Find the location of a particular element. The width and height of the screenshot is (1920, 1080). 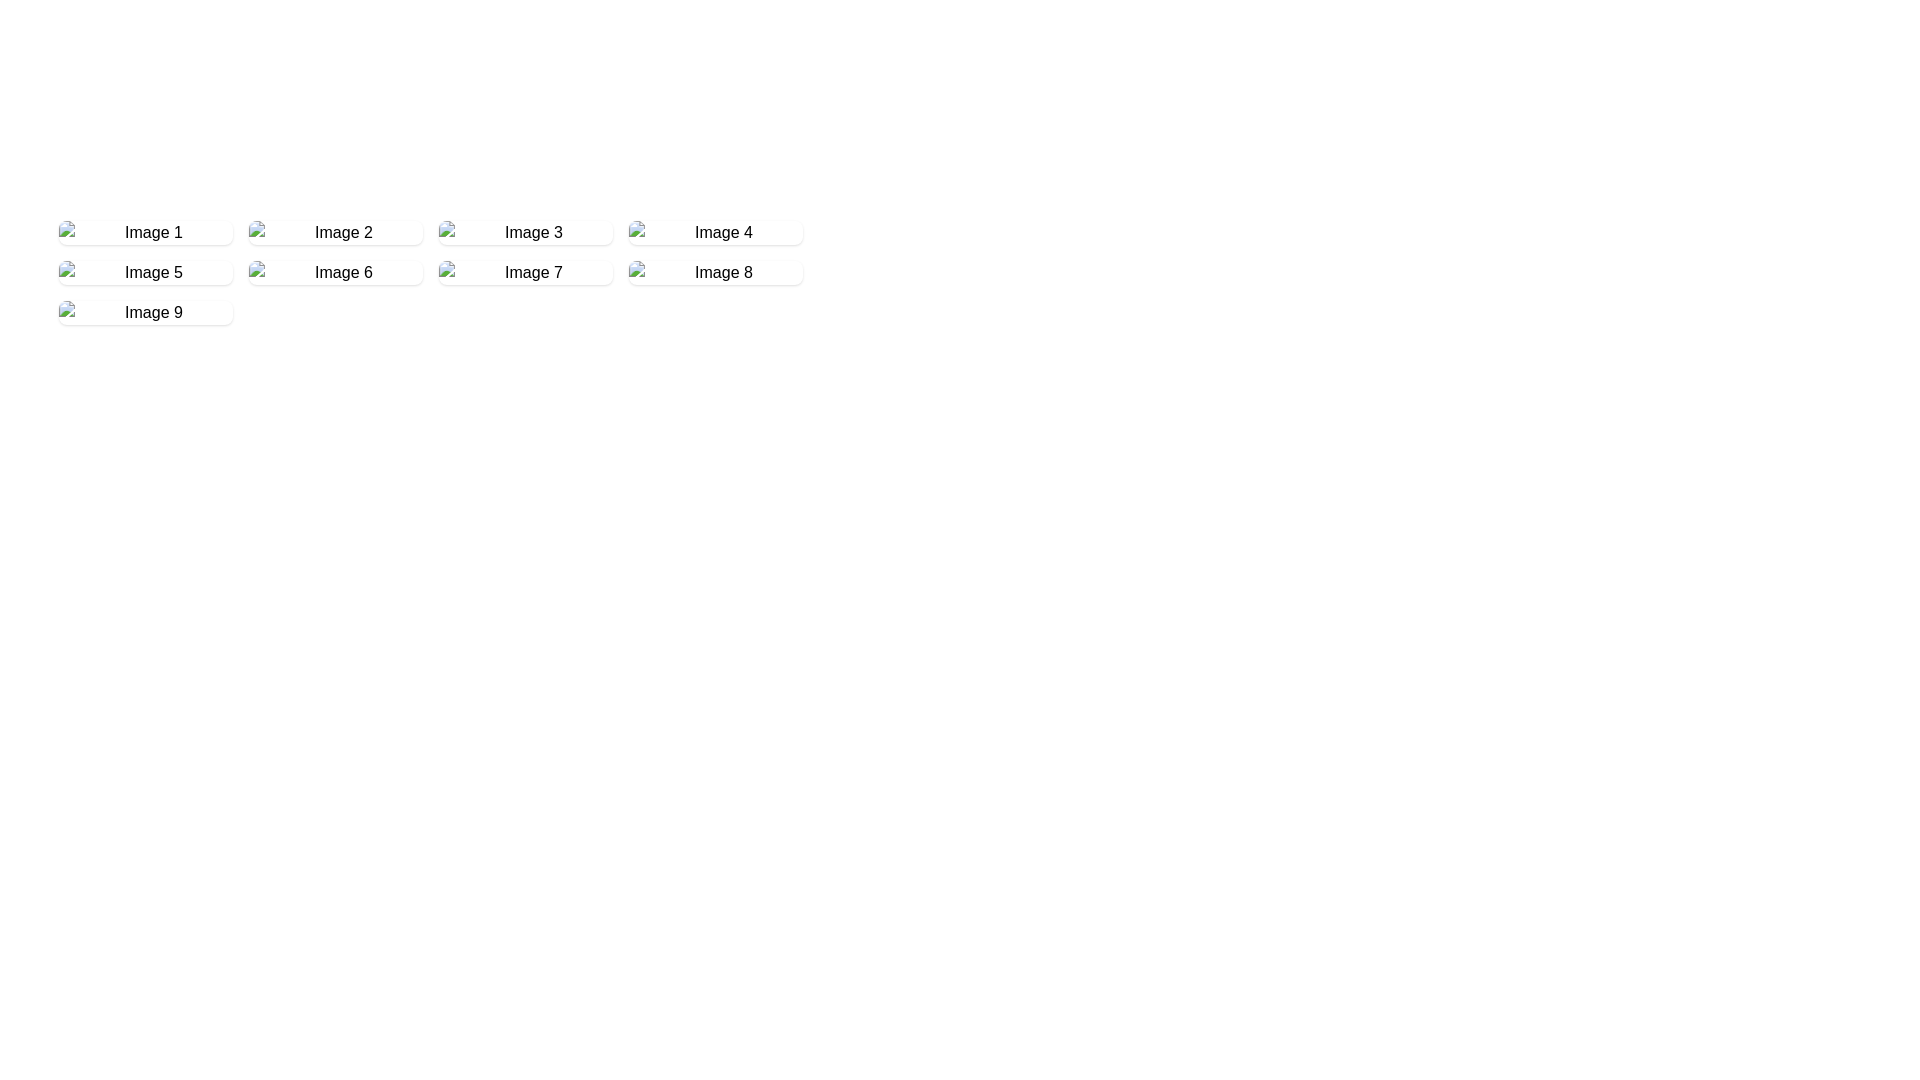

the sixth selectable tile in the gallery grid is located at coordinates (336, 273).